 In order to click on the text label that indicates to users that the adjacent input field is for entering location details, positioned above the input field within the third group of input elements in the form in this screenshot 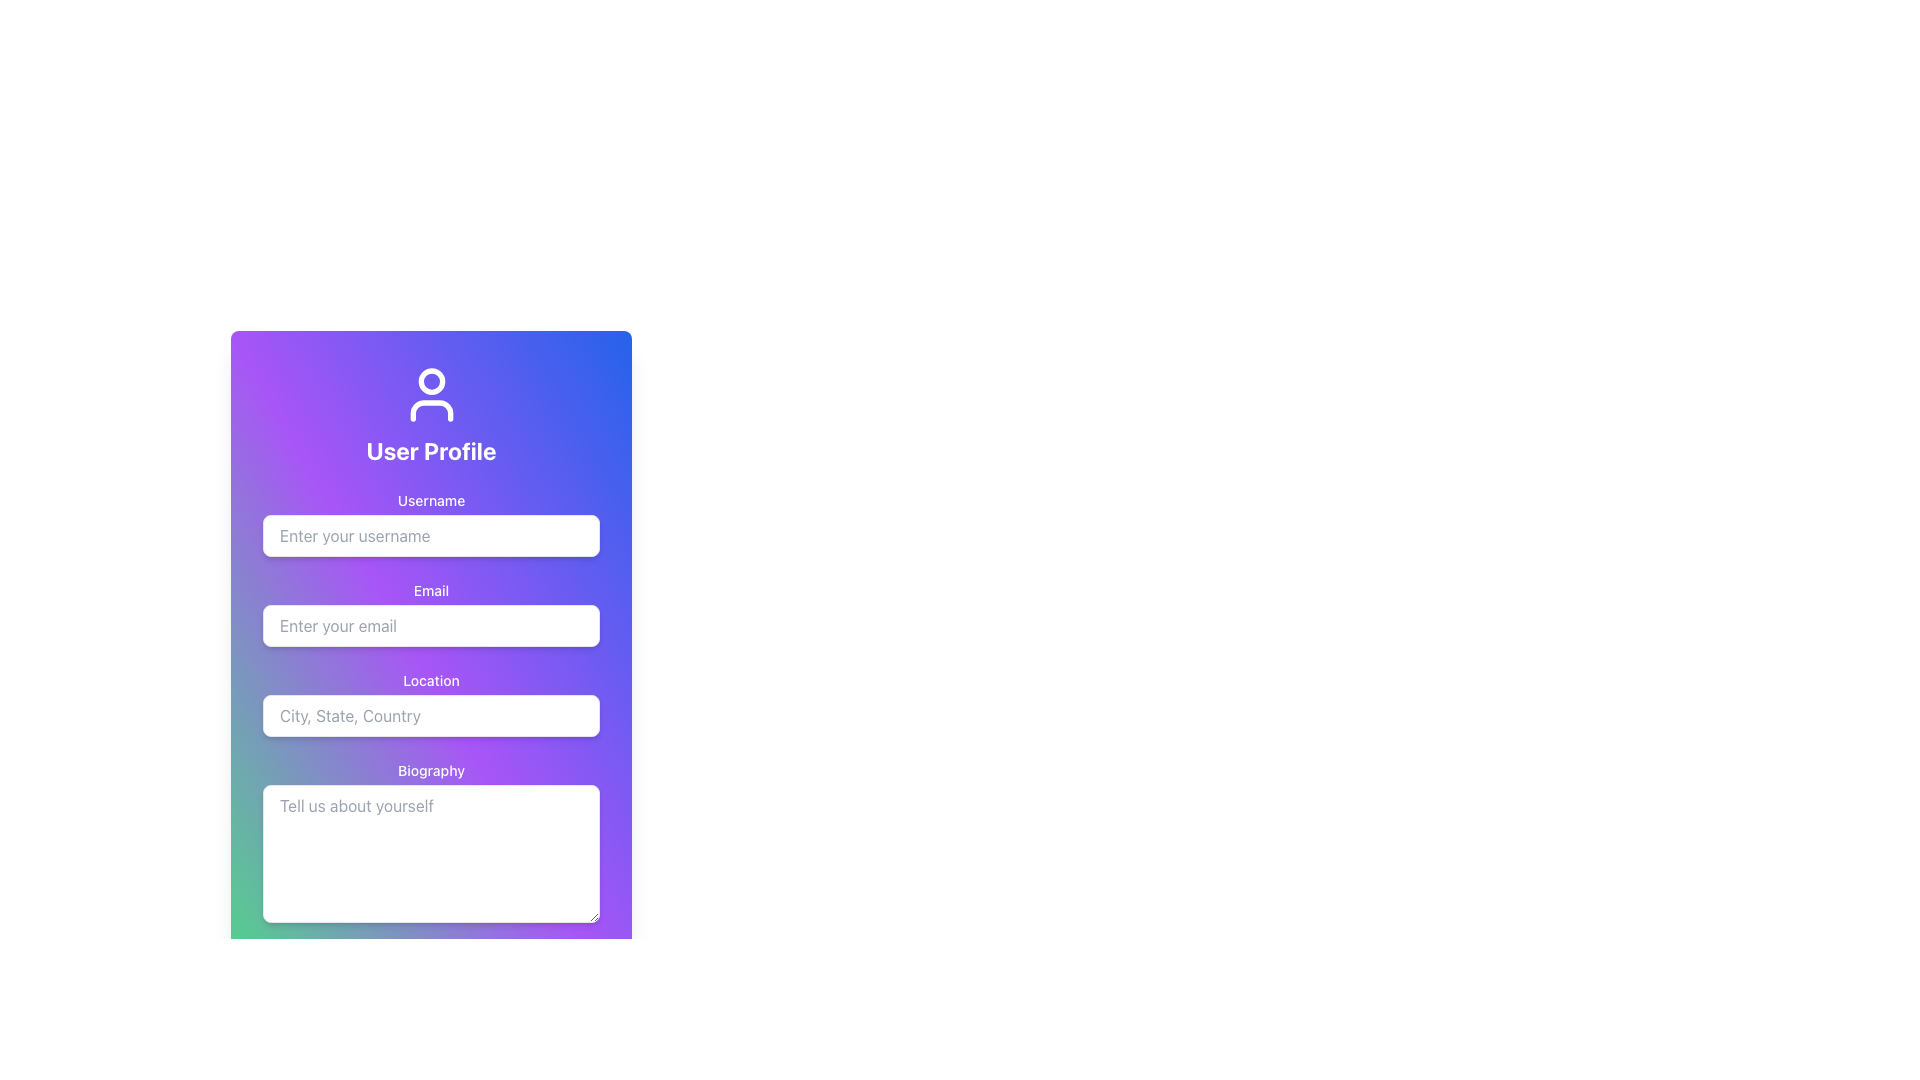, I will do `click(430, 680)`.